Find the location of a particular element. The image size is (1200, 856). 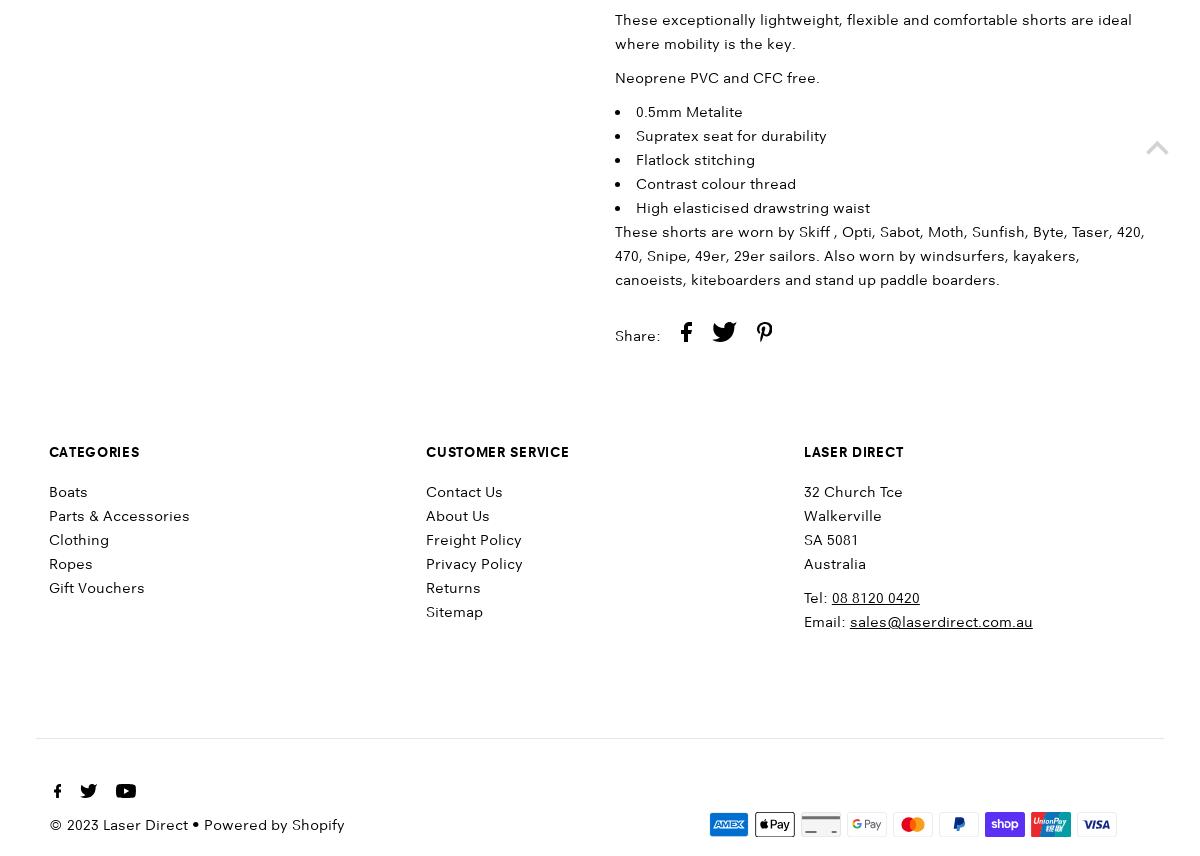

'Clothing' is located at coordinates (78, 538).